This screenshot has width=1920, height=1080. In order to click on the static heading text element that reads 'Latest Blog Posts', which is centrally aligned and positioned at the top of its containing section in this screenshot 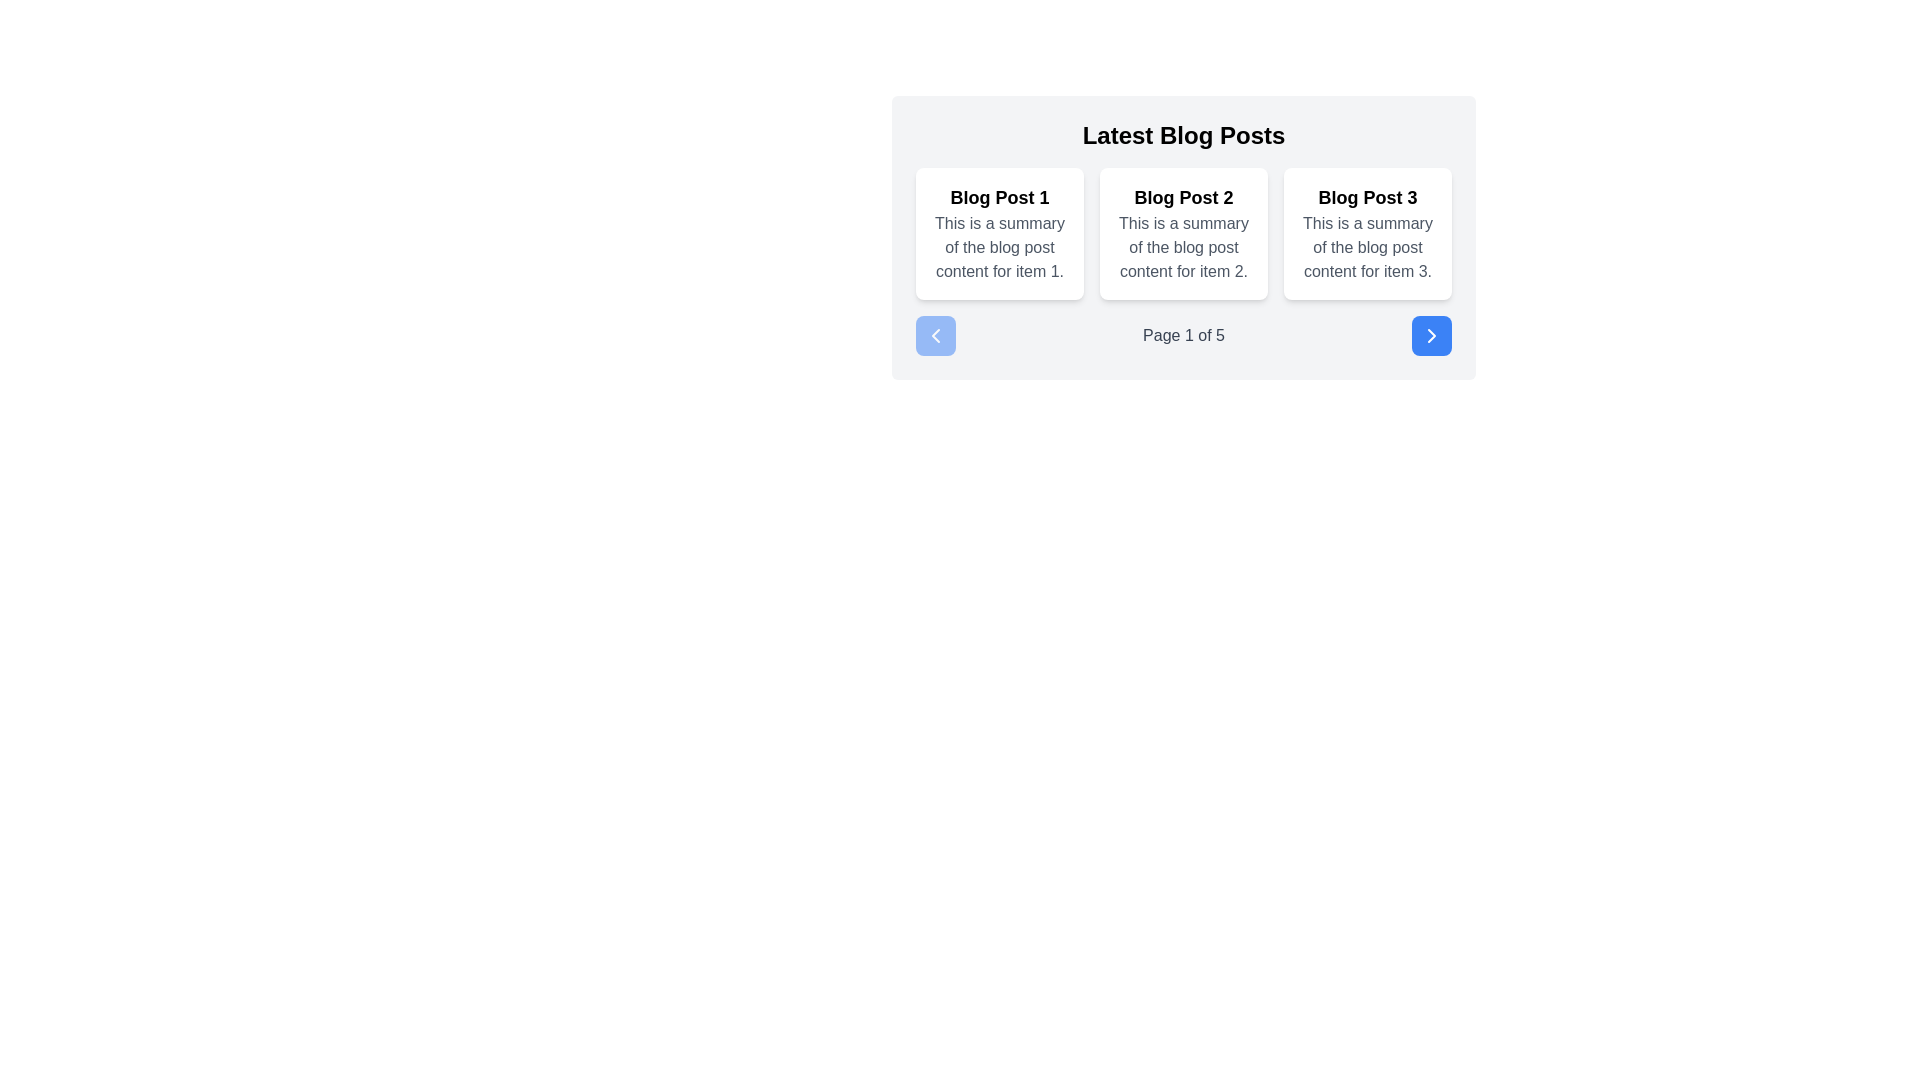, I will do `click(1184, 135)`.